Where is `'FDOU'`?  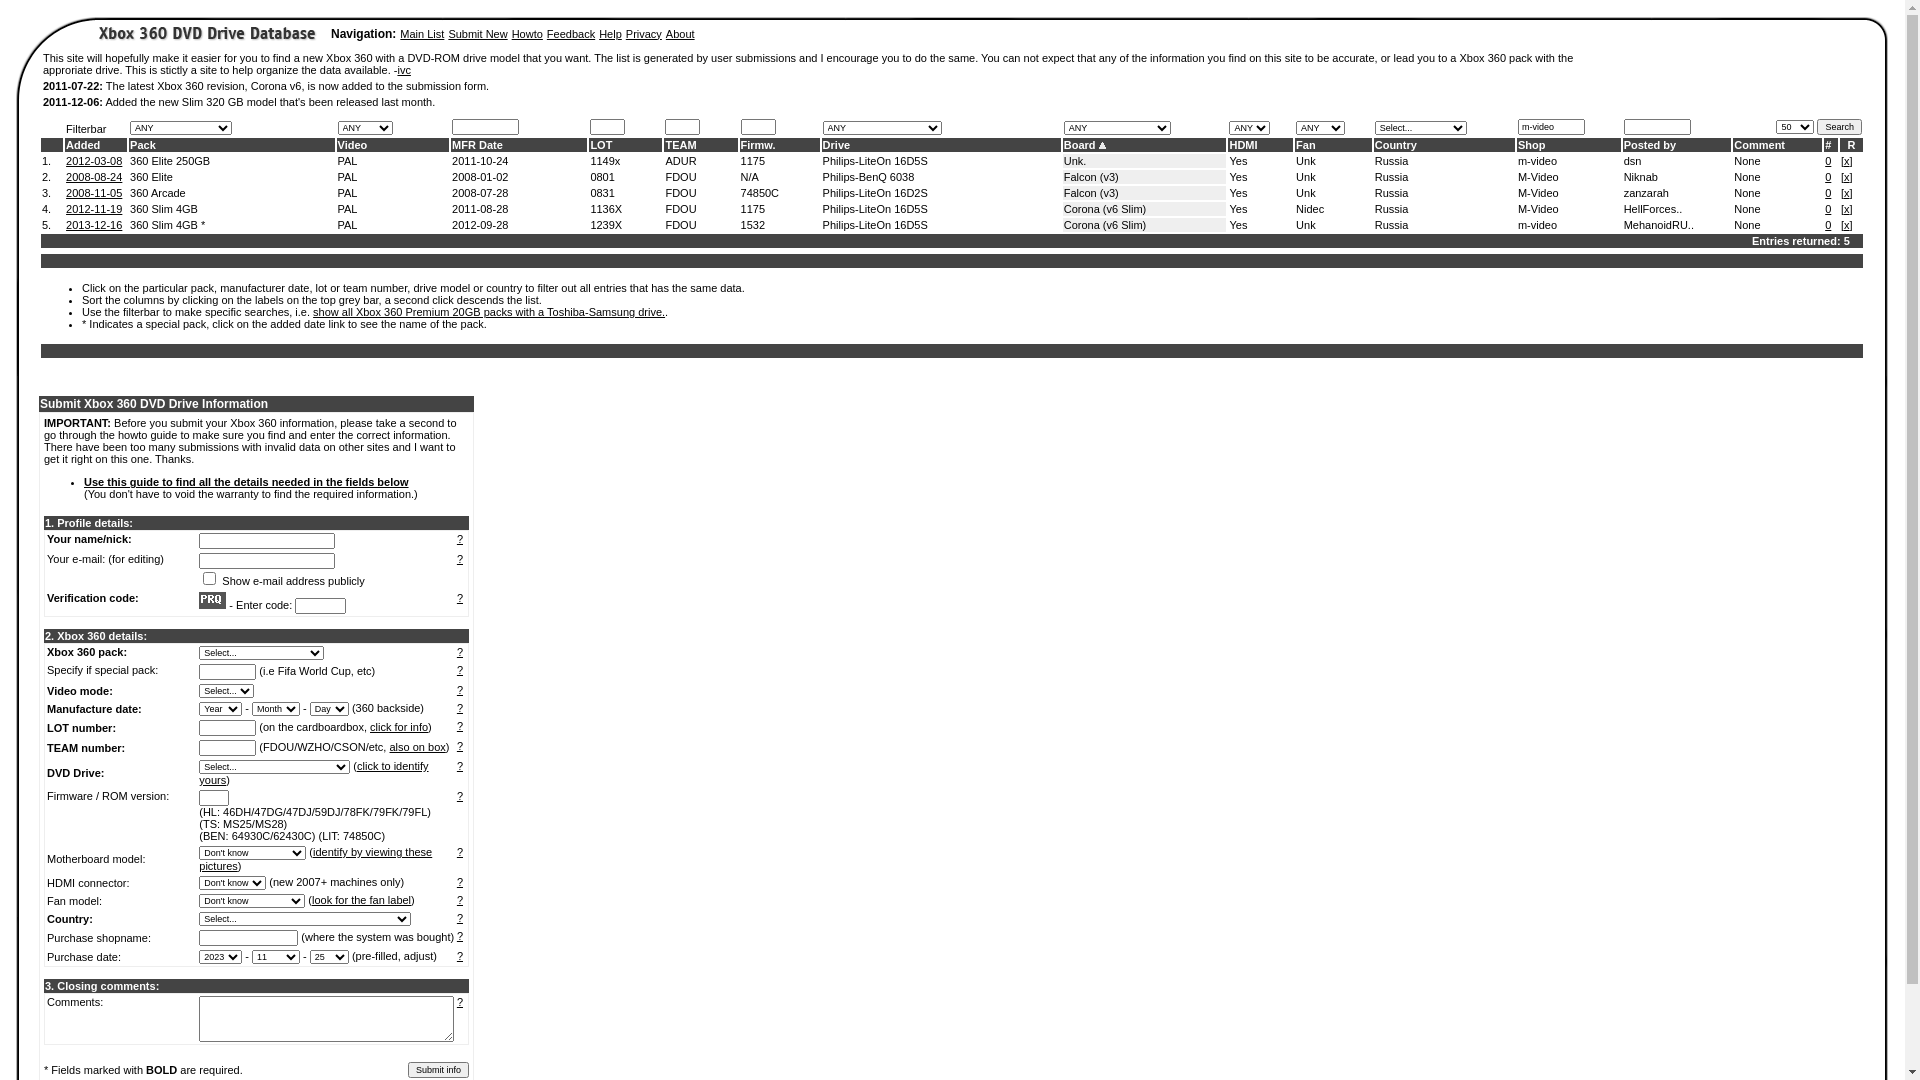 'FDOU' is located at coordinates (680, 208).